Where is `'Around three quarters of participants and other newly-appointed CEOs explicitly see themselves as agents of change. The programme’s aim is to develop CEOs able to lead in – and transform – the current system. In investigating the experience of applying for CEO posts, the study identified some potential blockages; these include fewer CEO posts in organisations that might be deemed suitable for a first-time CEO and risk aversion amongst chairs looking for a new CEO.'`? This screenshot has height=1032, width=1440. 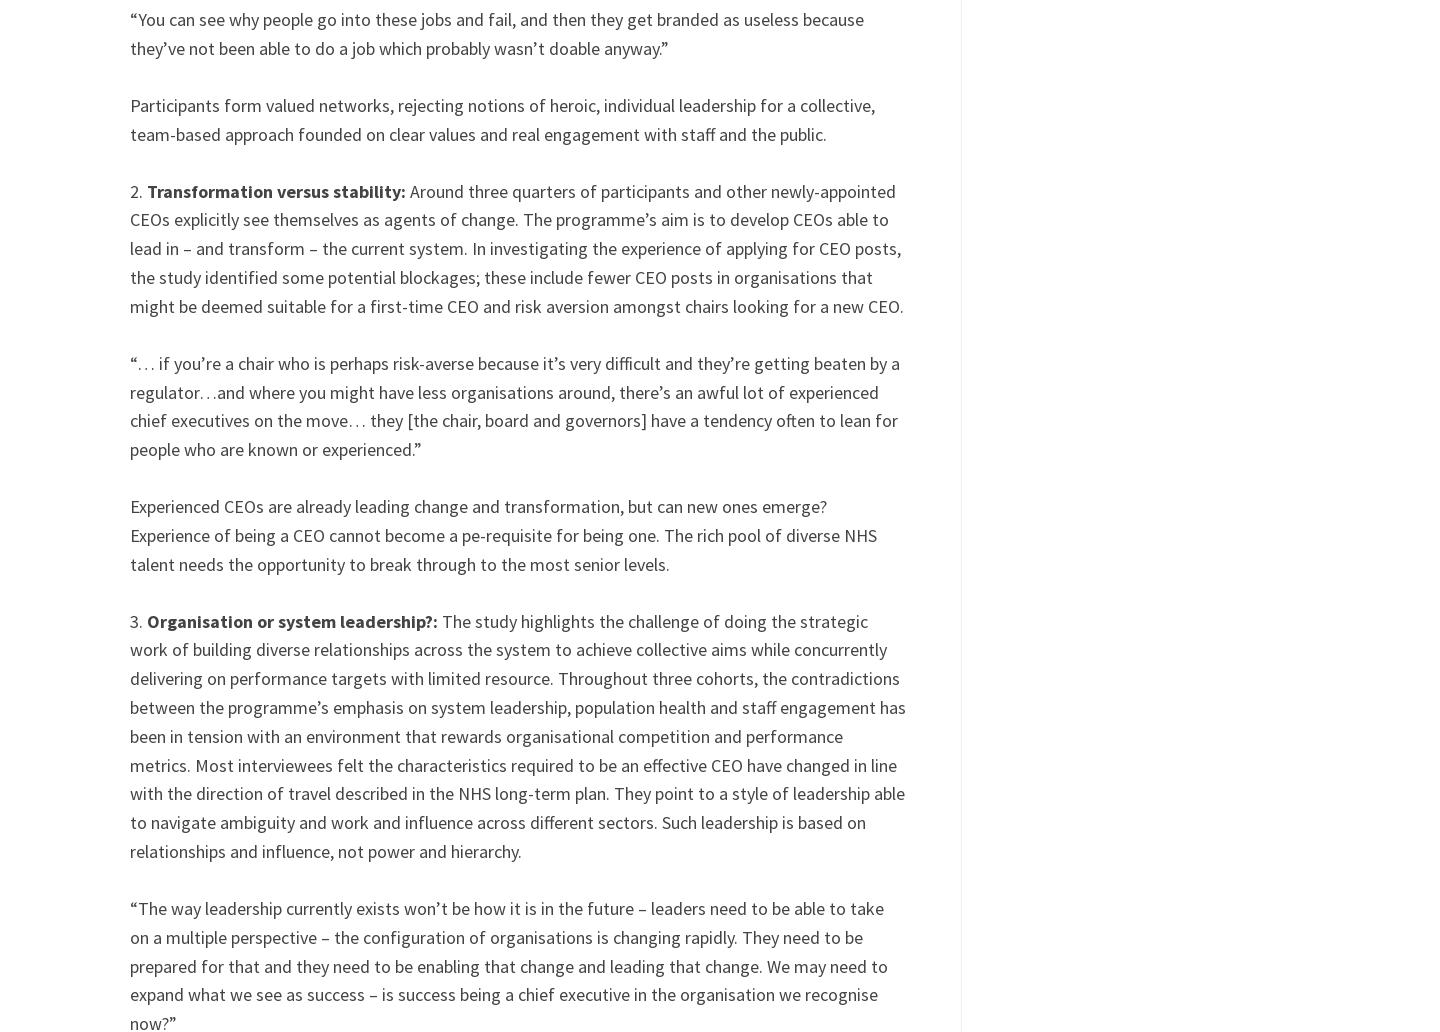
'Around three quarters of participants and other newly-appointed CEOs explicitly see themselves as agents of change. The programme’s aim is to develop CEOs able to lead in – and transform – the current system. In investigating the experience of applying for CEO posts, the study identified some potential blockages; these include fewer CEO posts in organisations that might be deemed suitable for a first-time CEO and risk aversion amongst chairs looking for a new CEO.' is located at coordinates (515, 246).